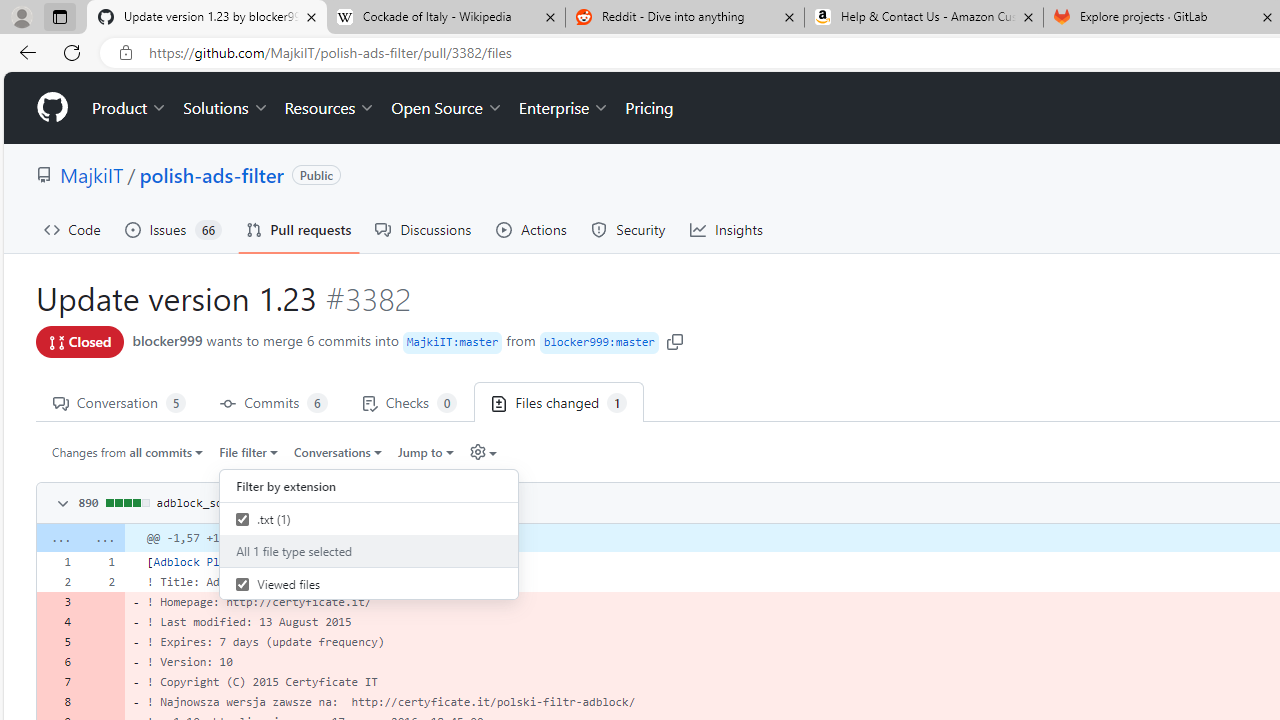 The height and width of the screenshot is (720, 1280). I want to click on 'Issues66', so click(173, 229).